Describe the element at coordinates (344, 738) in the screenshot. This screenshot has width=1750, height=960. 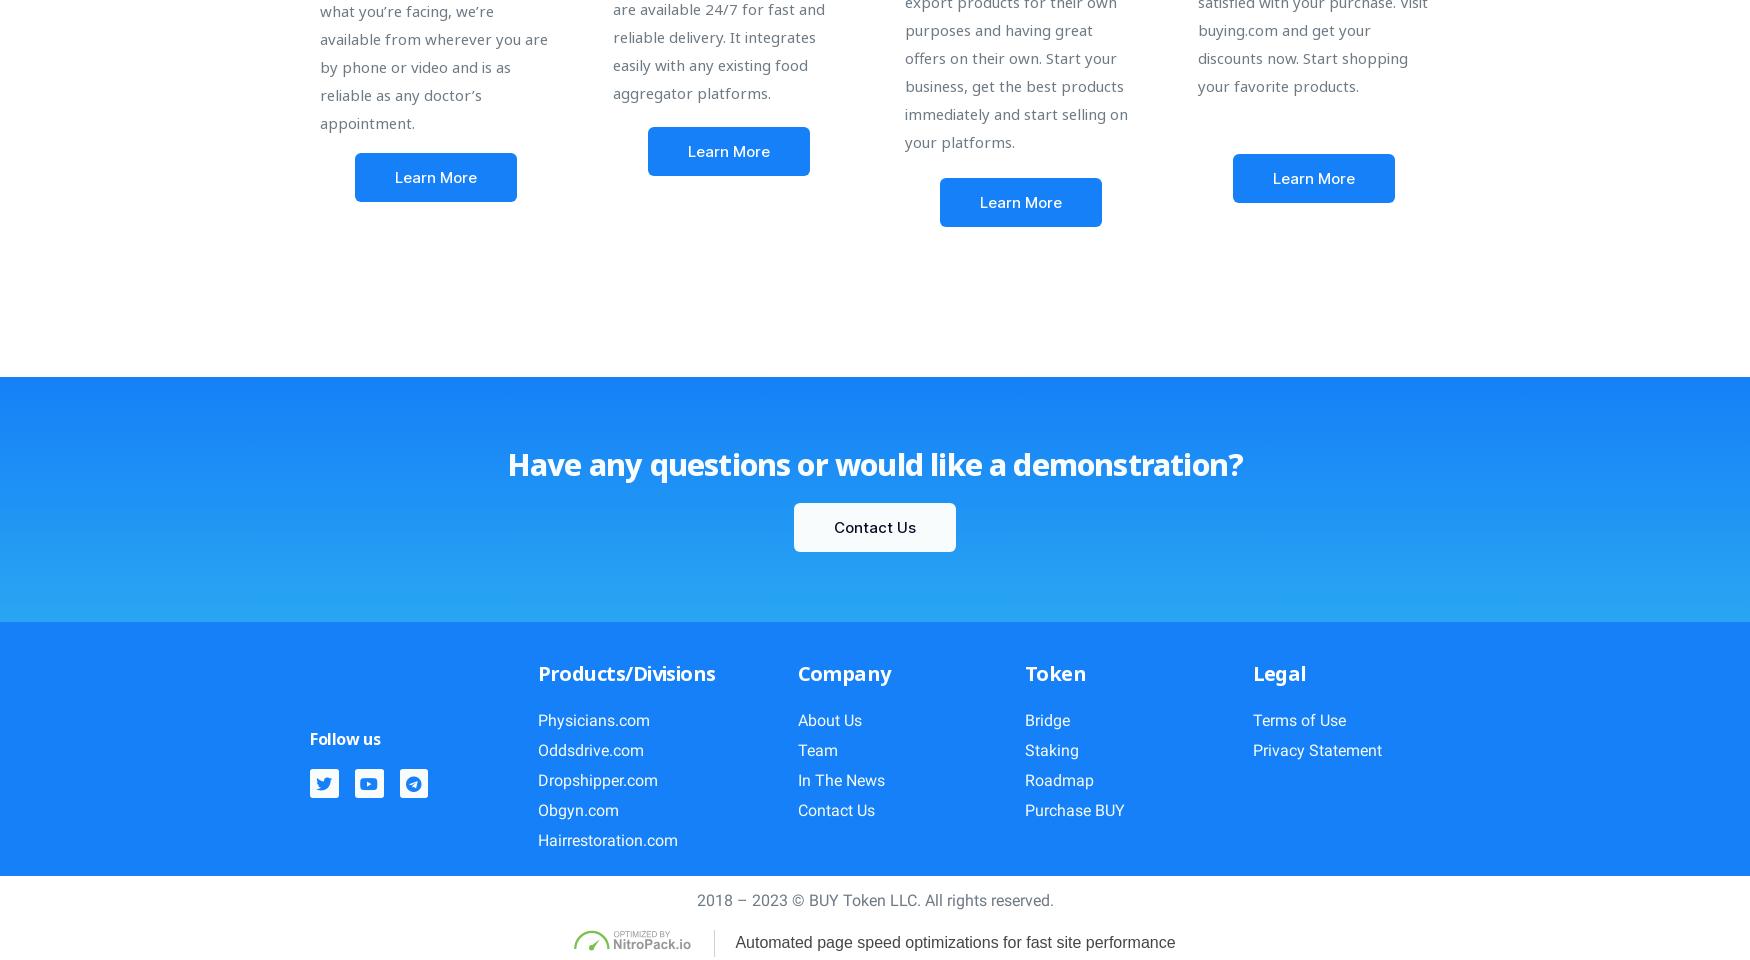
I see `'Follow us'` at that location.